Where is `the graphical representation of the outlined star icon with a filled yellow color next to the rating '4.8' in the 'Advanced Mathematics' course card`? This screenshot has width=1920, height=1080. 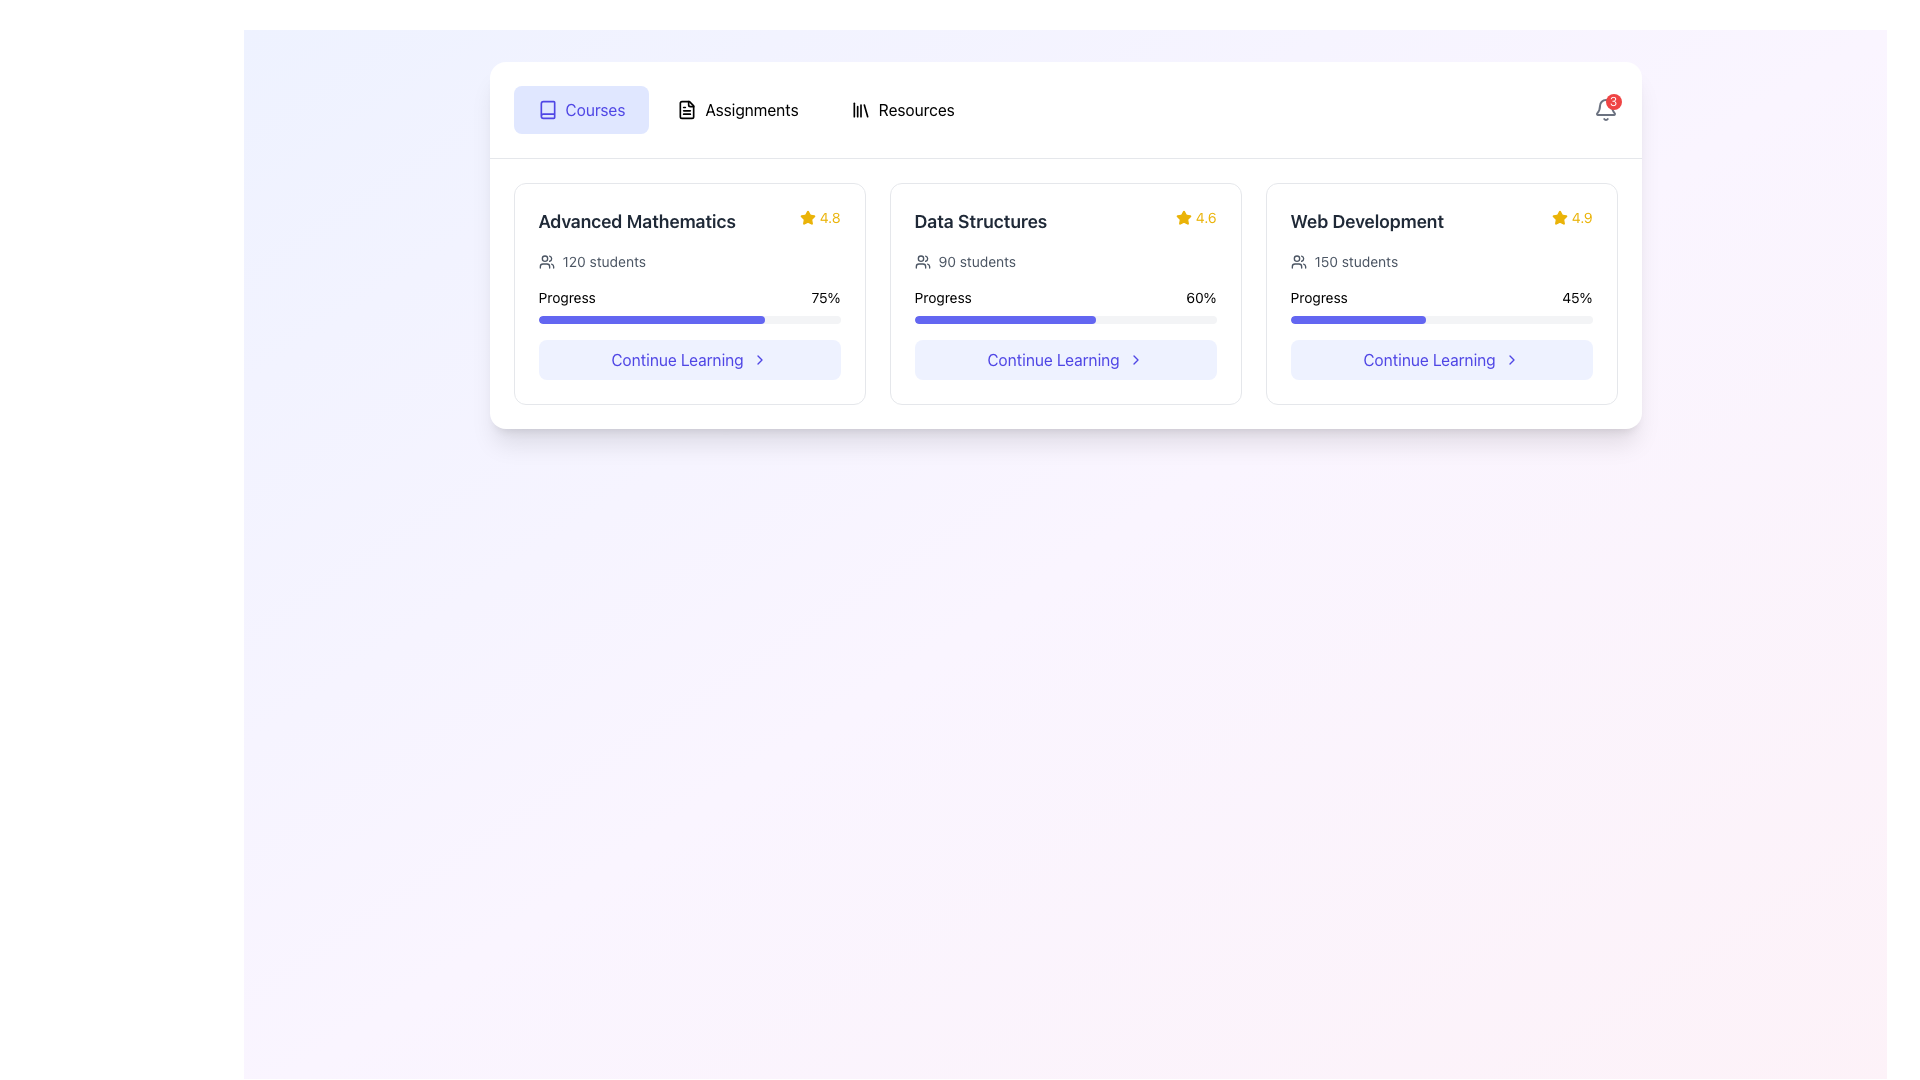 the graphical representation of the outlined star icon with a filled yellow color next to the rating '4.8' in the 'Advanced Mathematics' course card is located at coordinates (807, 218).